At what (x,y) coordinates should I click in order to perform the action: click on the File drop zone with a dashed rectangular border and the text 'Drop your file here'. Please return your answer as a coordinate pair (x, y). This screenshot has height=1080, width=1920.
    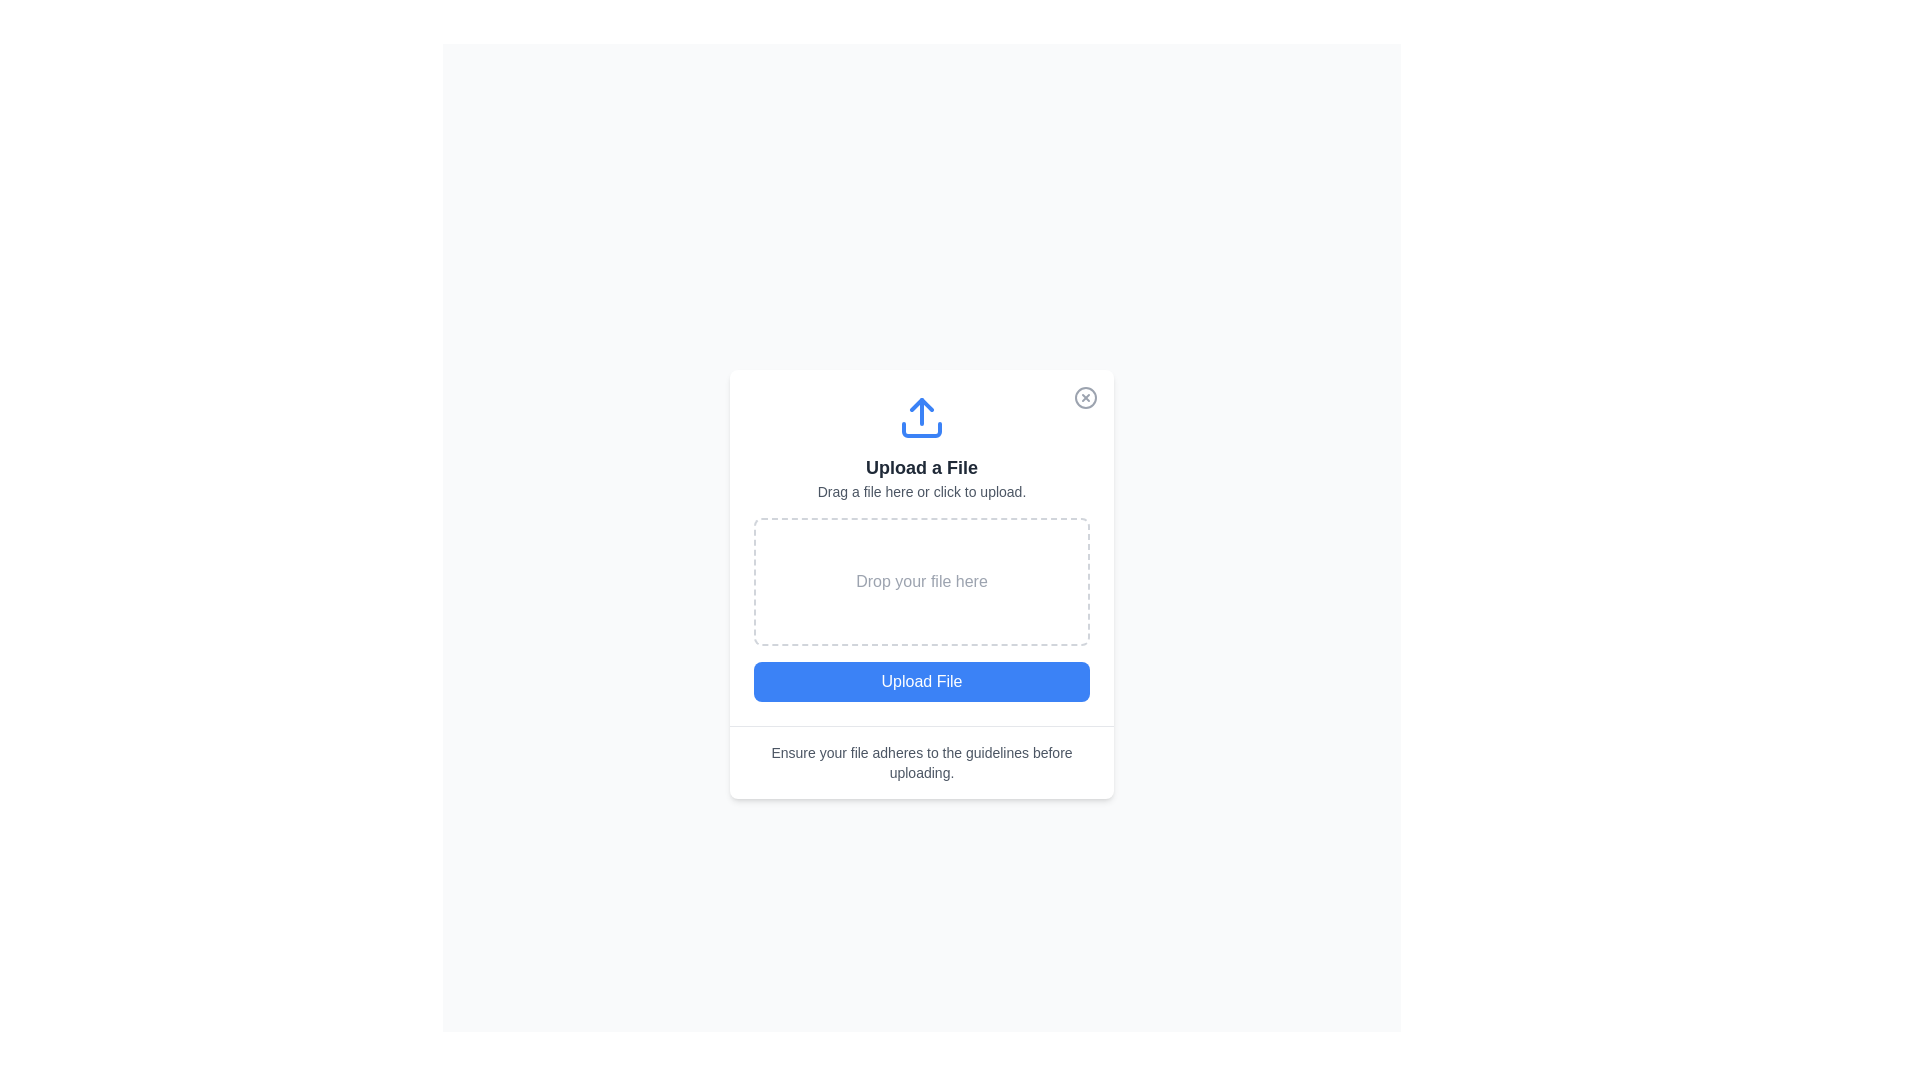
    Looking at the image, I should click on (920, 581).